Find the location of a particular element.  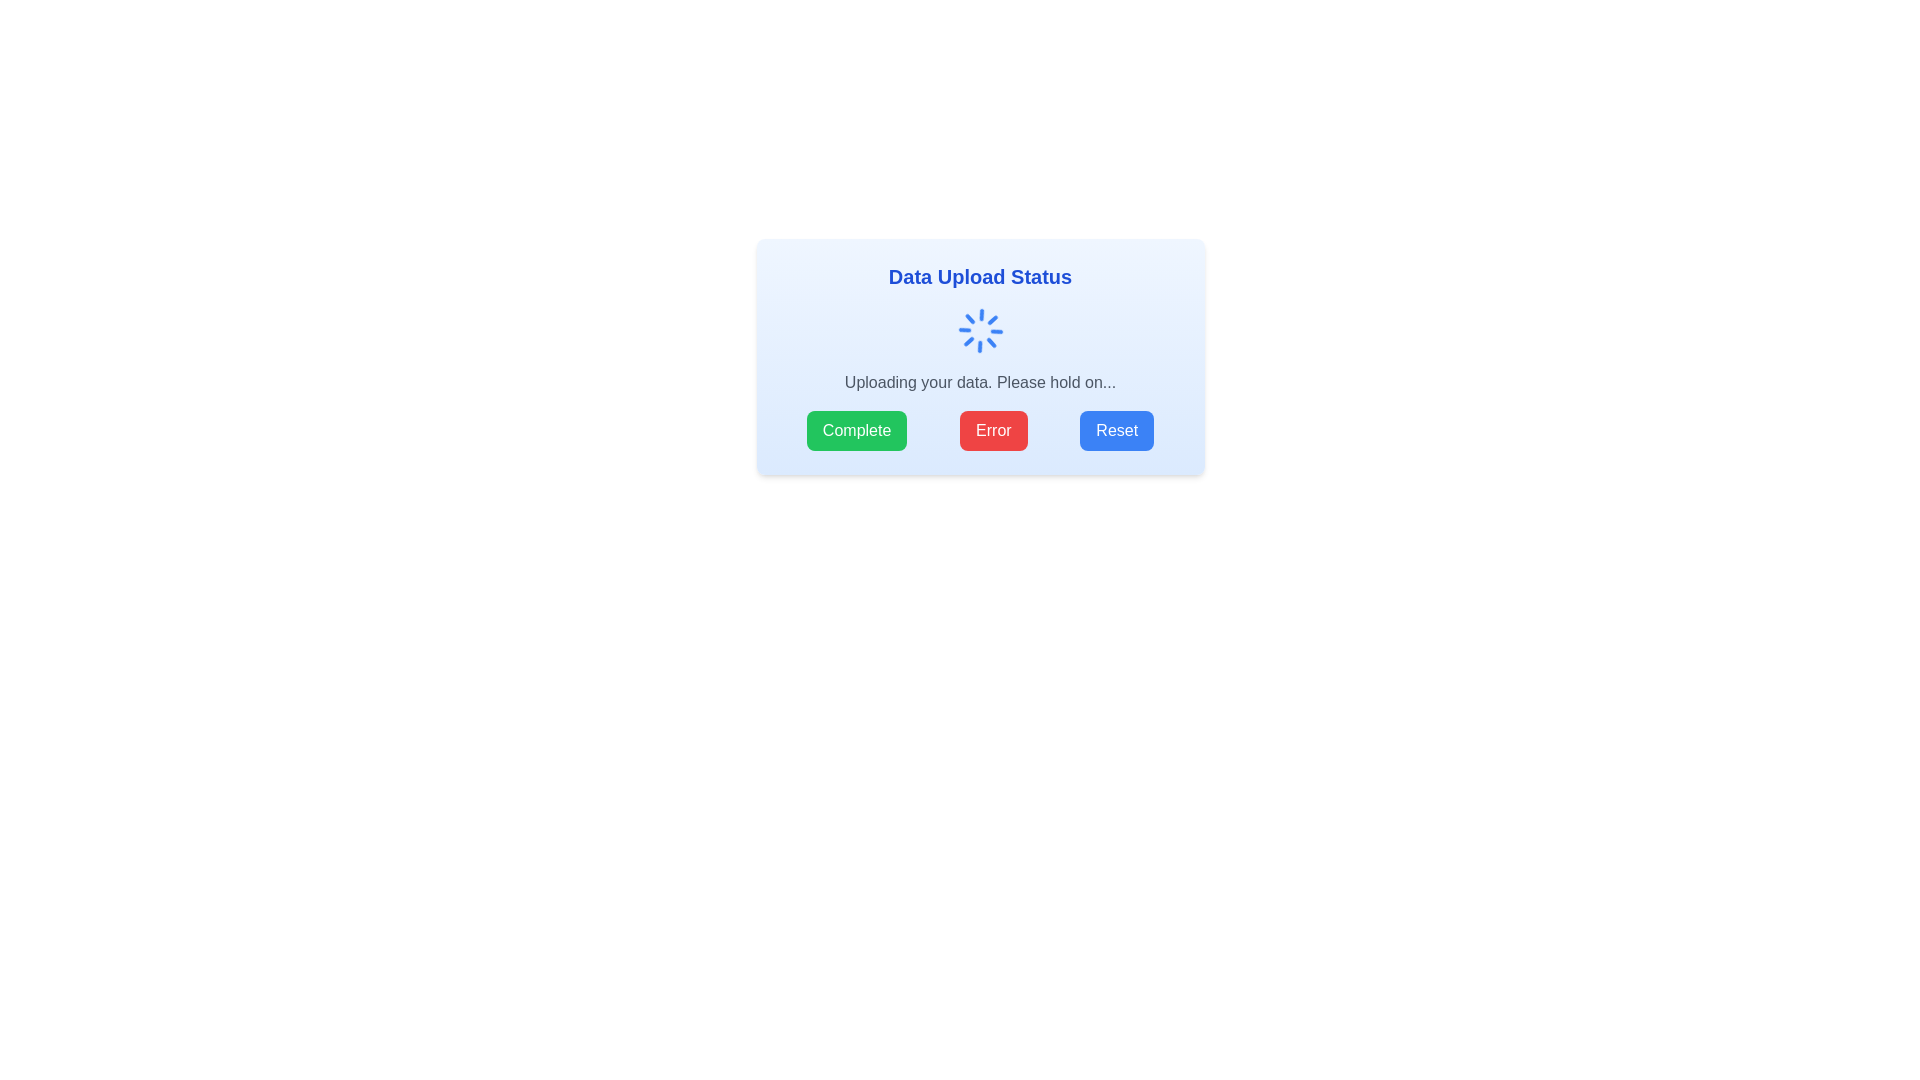

the Loader/Spinner animation in the centered dialog box that indicates data uploading is in progress is located at coordinates (980, 330).